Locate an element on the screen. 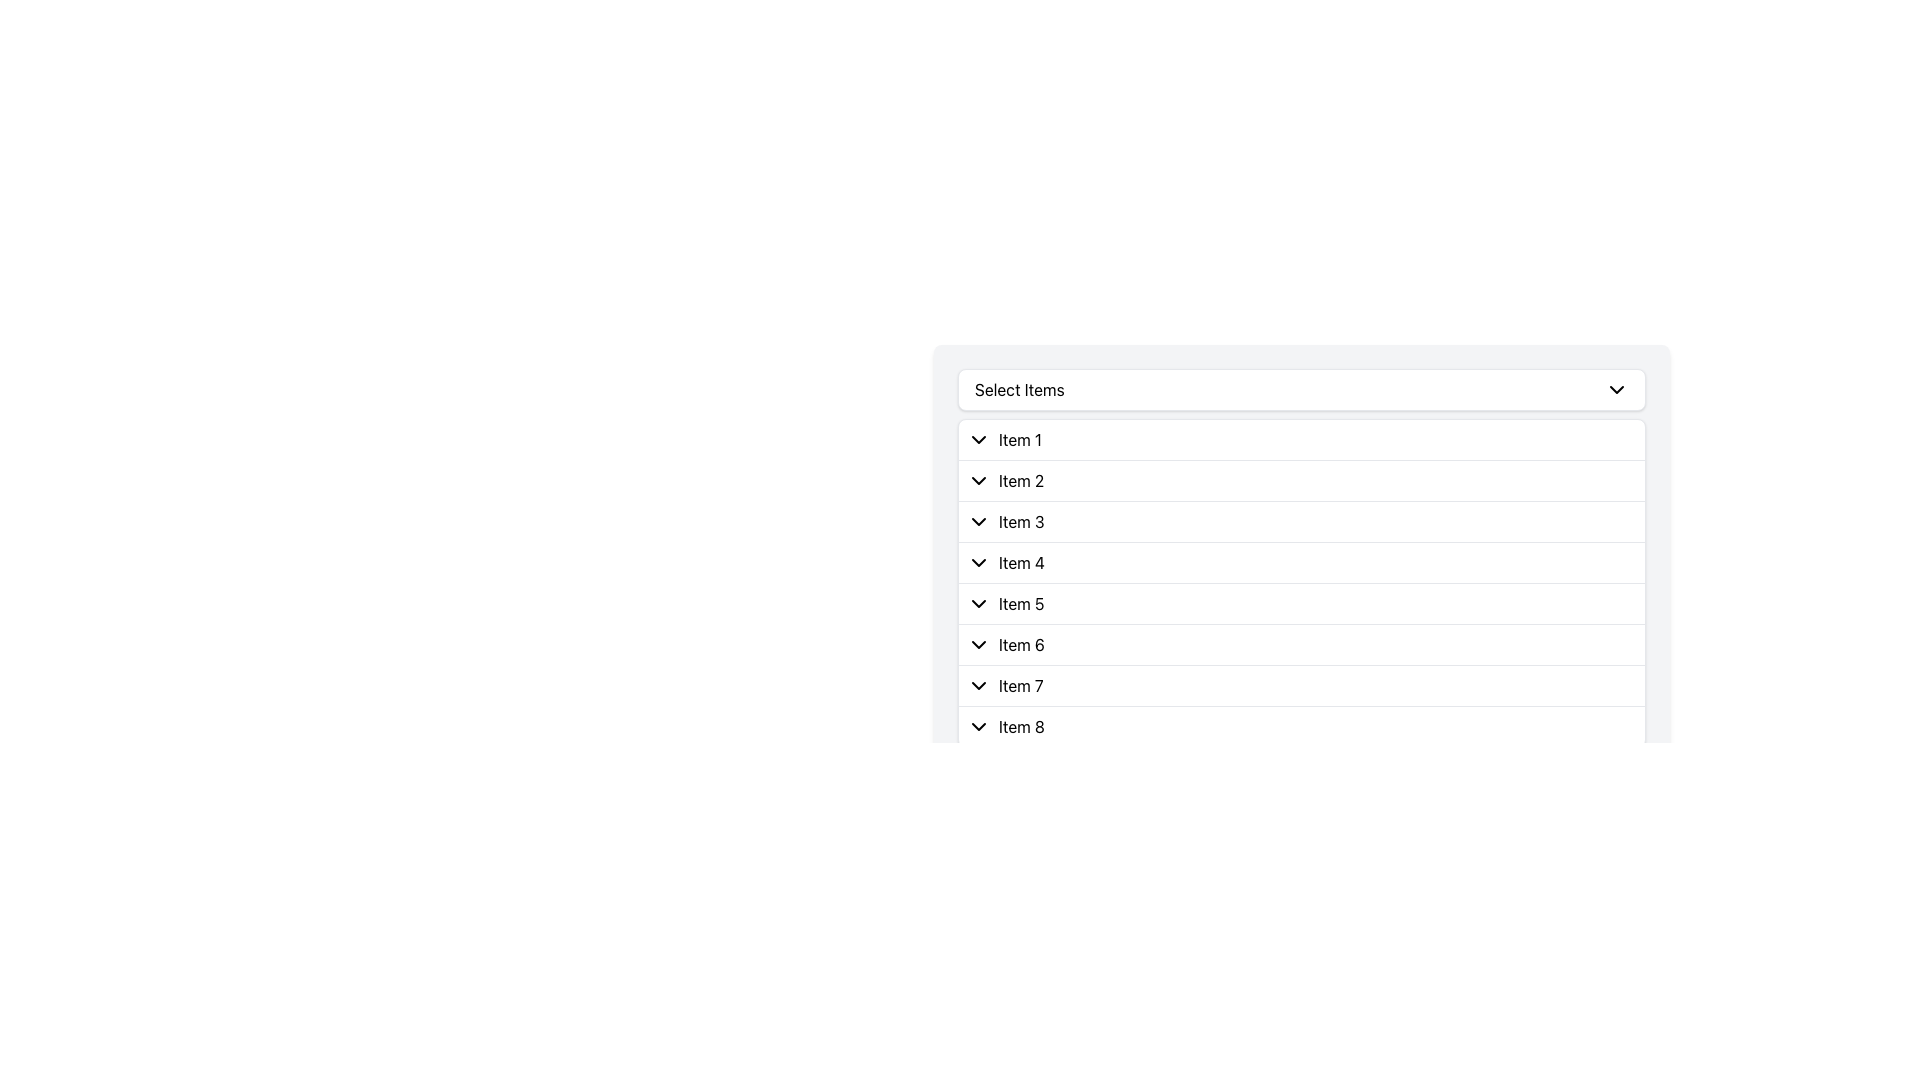  the fifth item in the vertically stacked list, which is positioned below 'Item 4' and above 'Item 6' is located at coordinates (1301, 601).